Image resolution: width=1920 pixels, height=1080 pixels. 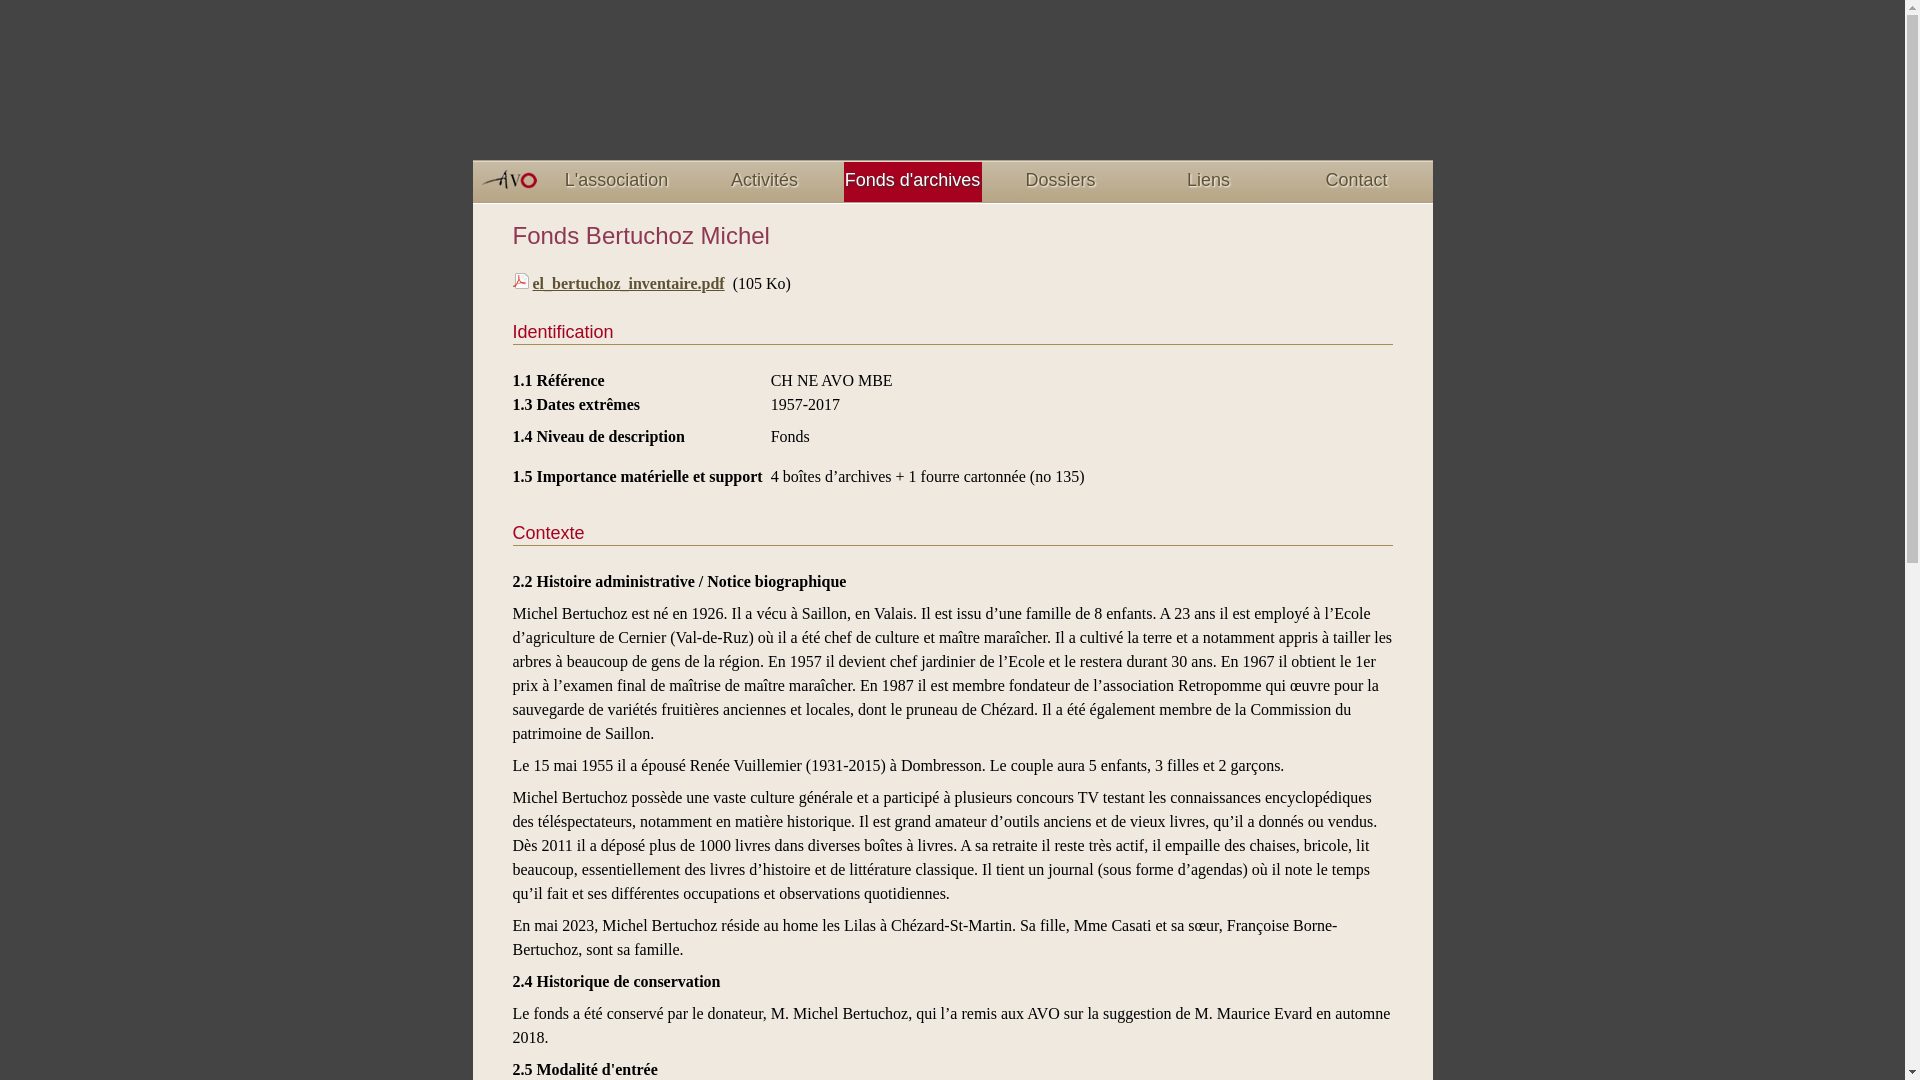 I want to click on 'Fonds d'archives', so click(x=911, y=181).